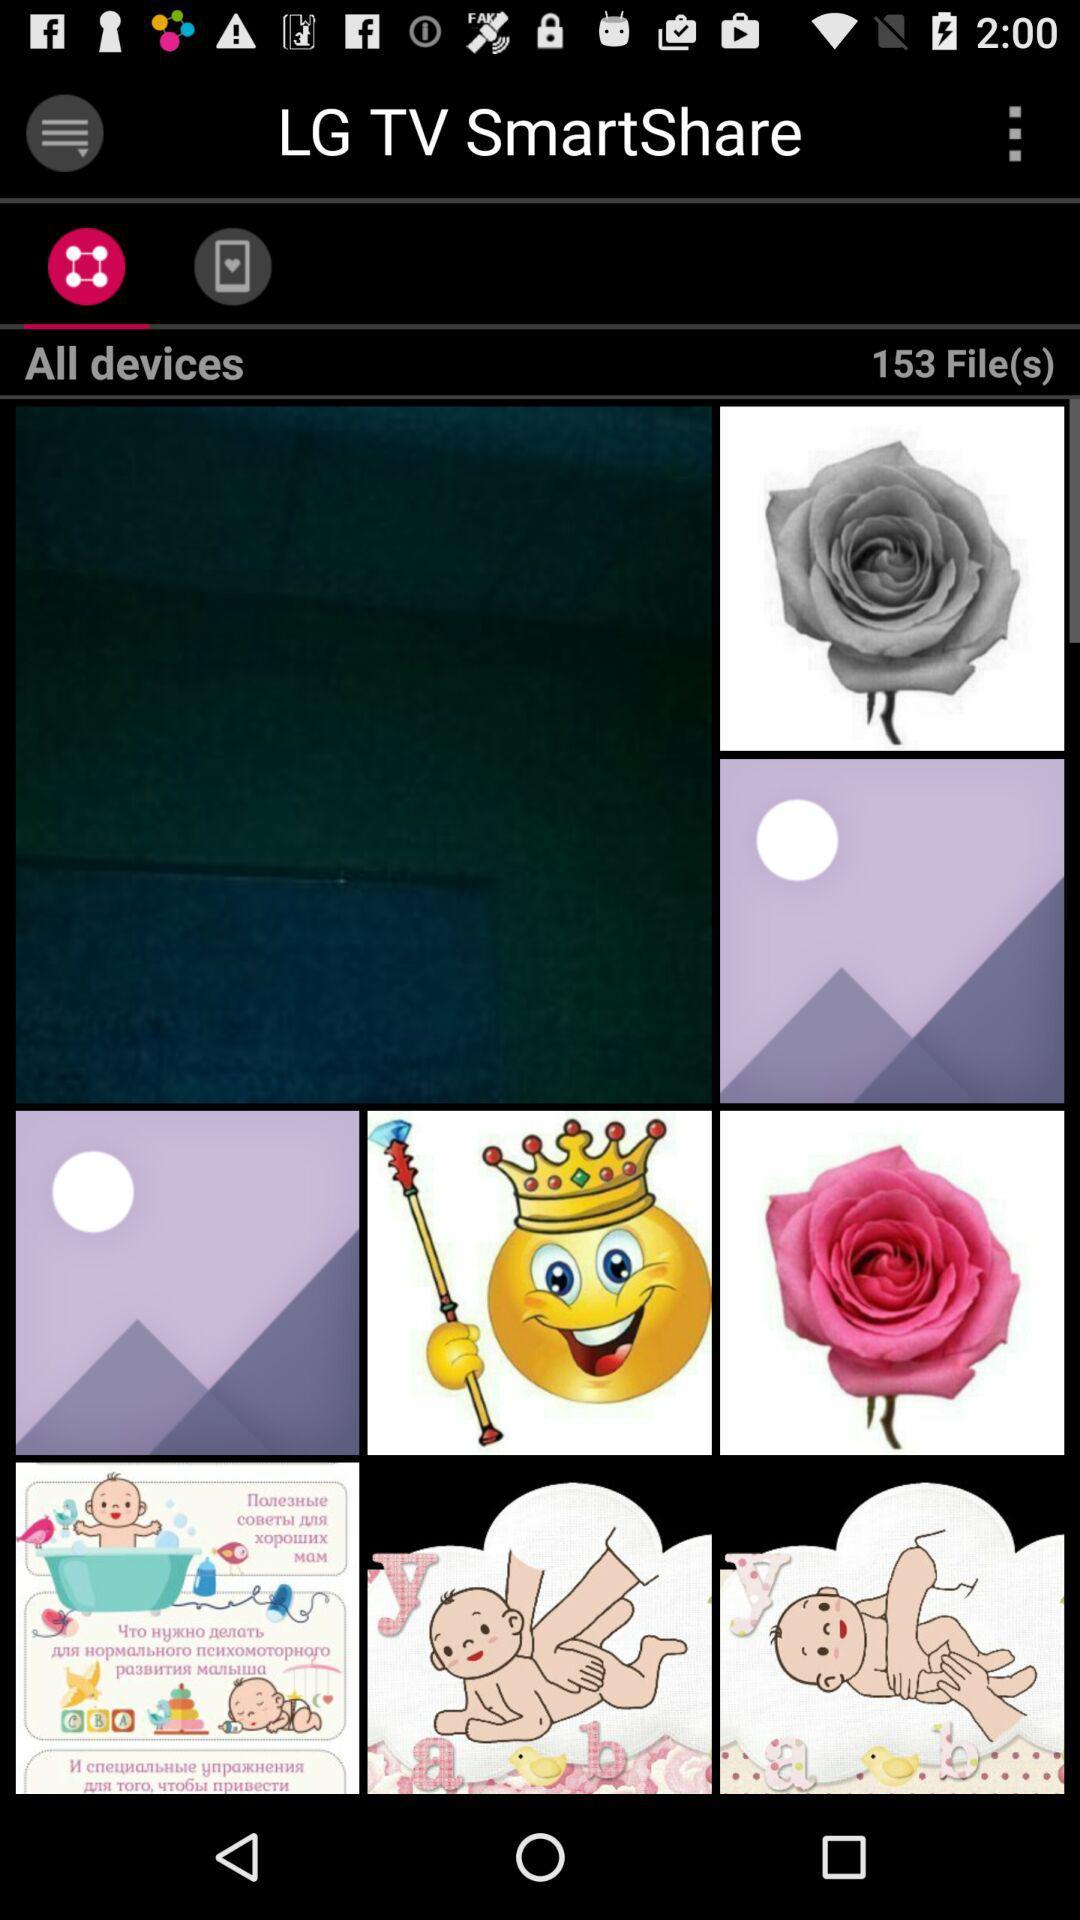  Describe the element at coordinates (1015, 132) in the screenshot. I see `shows menu option` at that location.